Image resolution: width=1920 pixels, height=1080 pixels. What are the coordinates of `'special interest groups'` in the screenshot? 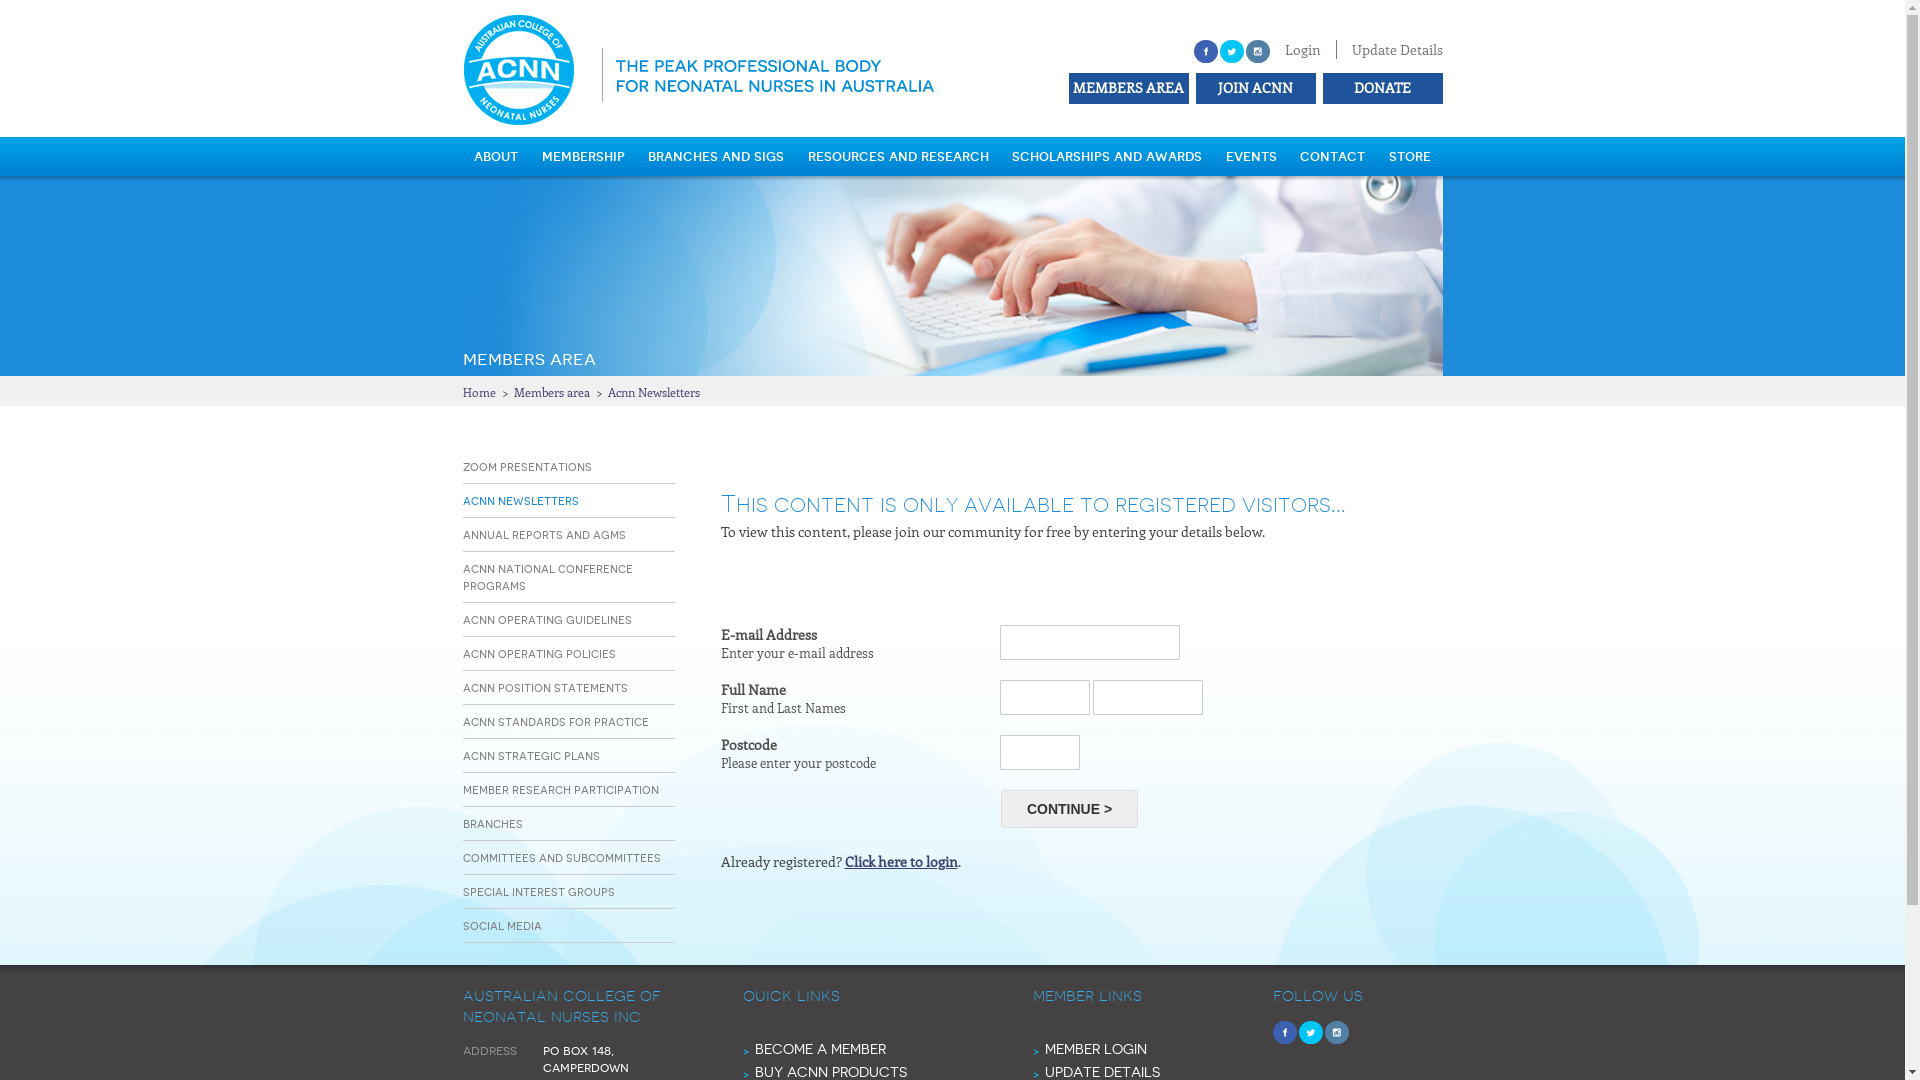 It's located at (537, 890).